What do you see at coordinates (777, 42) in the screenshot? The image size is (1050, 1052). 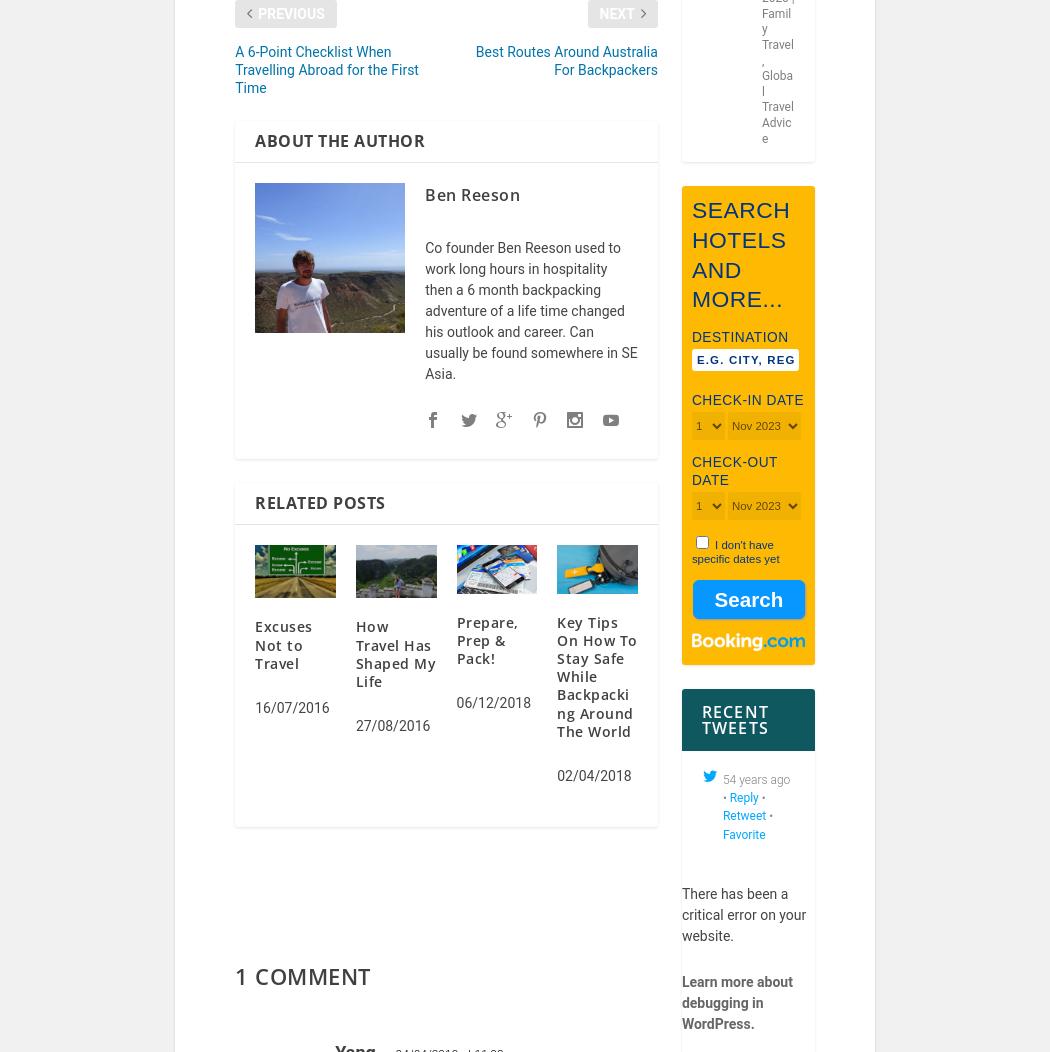 I see `'Family Travel'` at bounding box center [777, 42].